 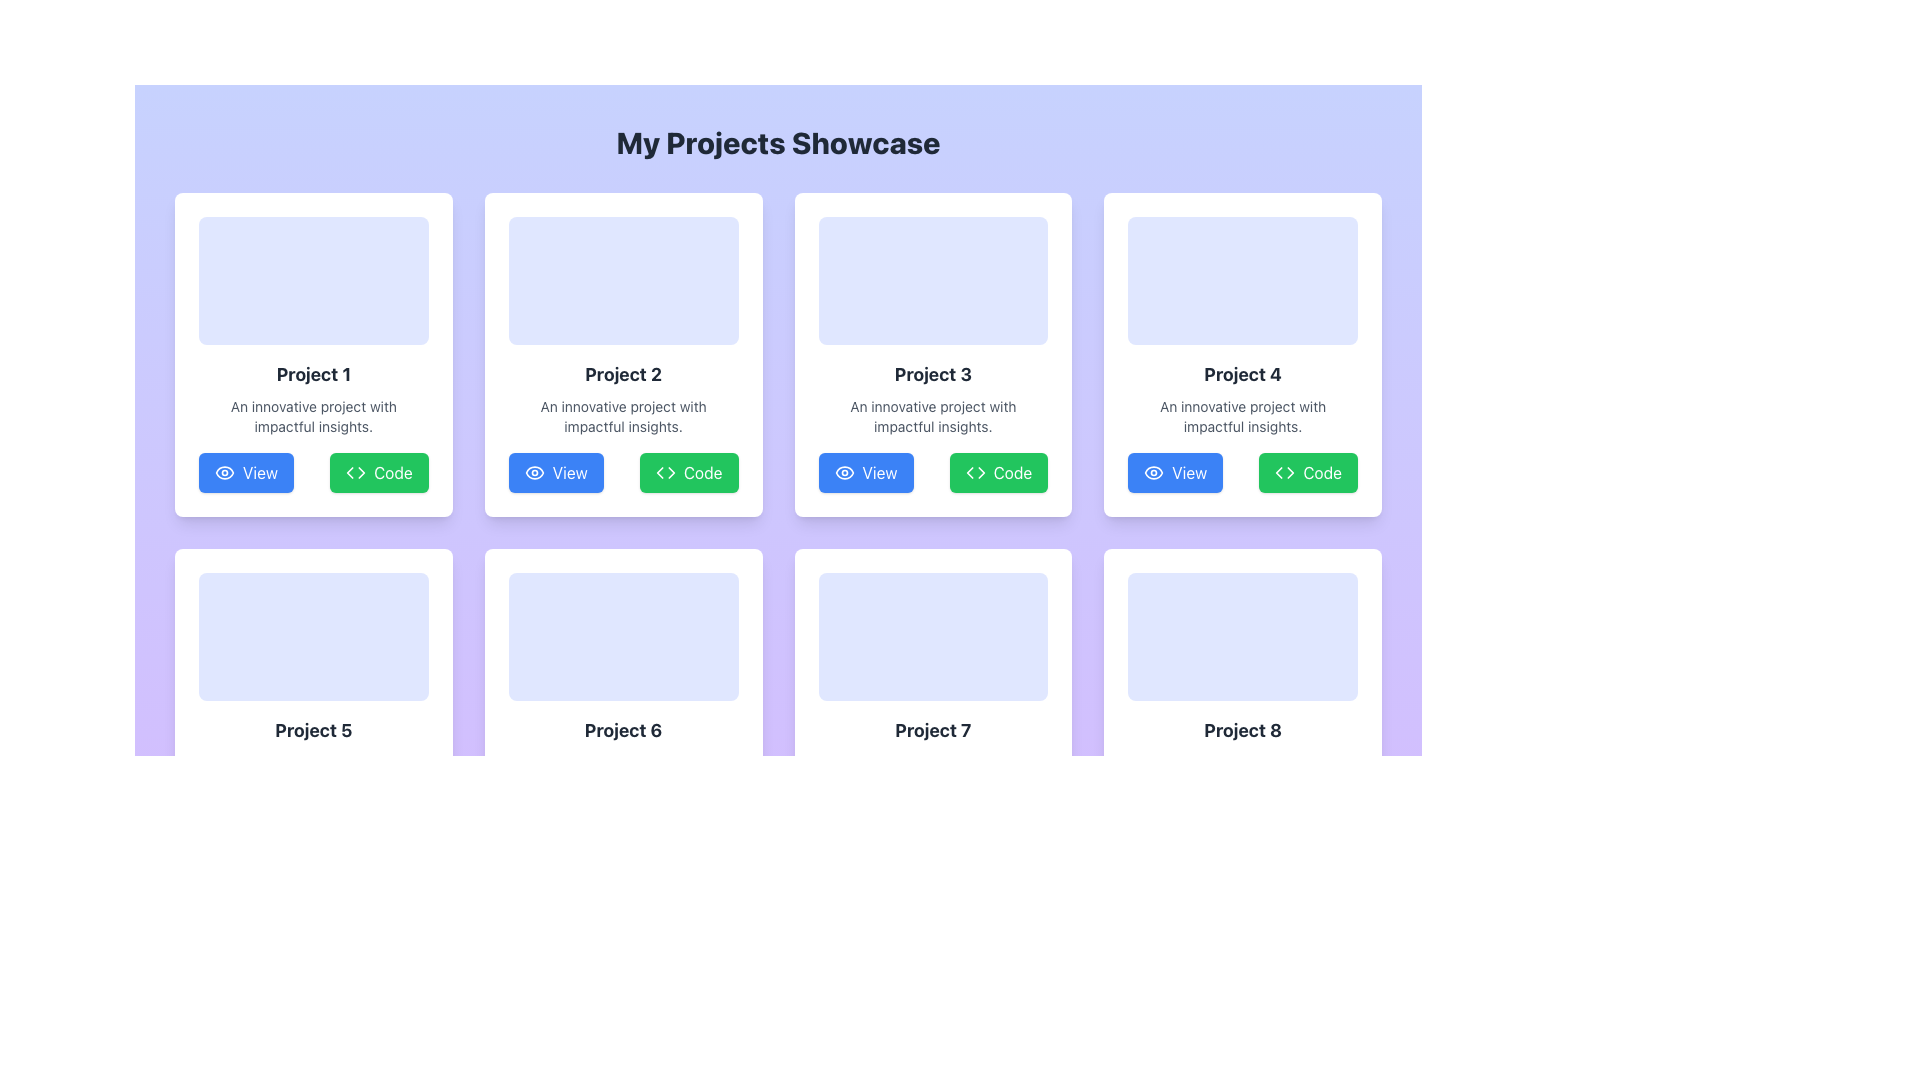 What do you see at coordinates (665, 473) in the screenshot?
I see `the angle brackets icon ('<>') located inside the green 'Code' button in the project card titled 'Project 2' to interact with it` at bounding box center [665, 473].